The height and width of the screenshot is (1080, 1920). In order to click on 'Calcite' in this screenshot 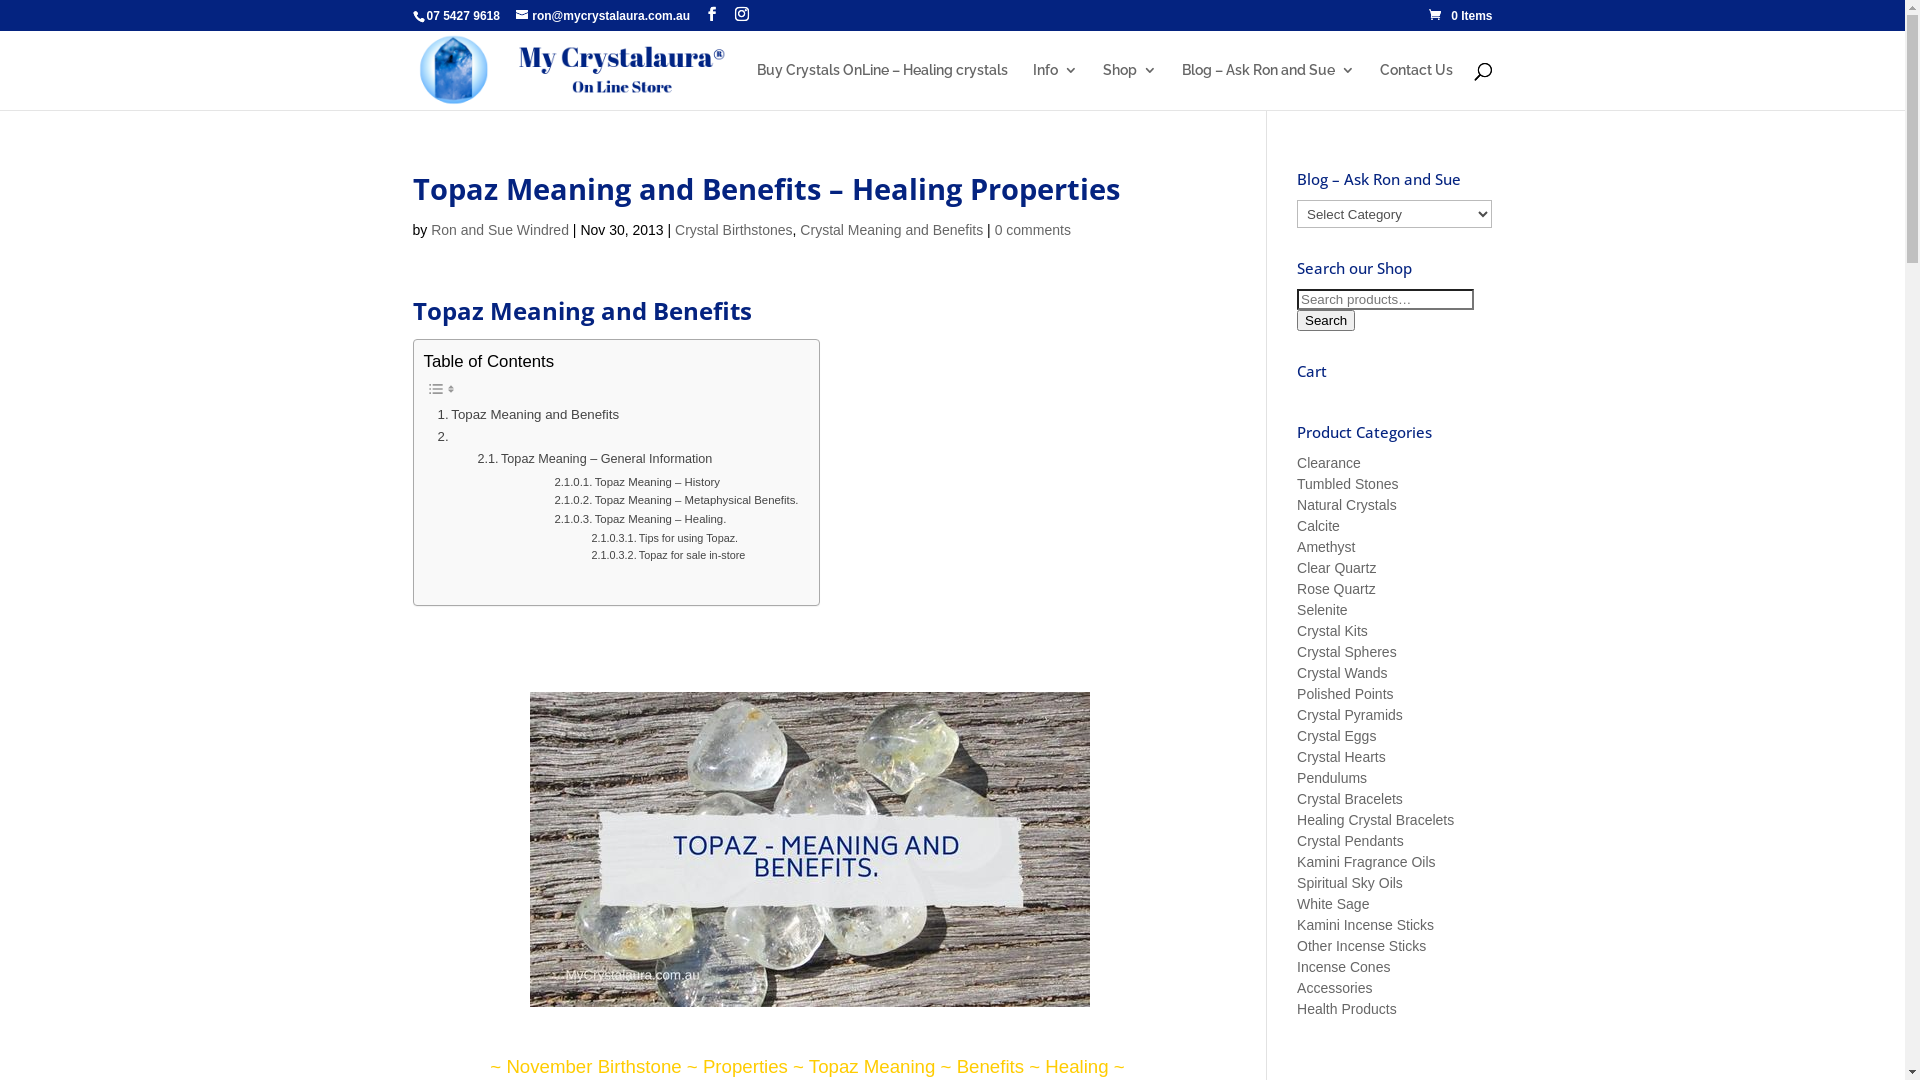, I will do `click(1318, 524)`.